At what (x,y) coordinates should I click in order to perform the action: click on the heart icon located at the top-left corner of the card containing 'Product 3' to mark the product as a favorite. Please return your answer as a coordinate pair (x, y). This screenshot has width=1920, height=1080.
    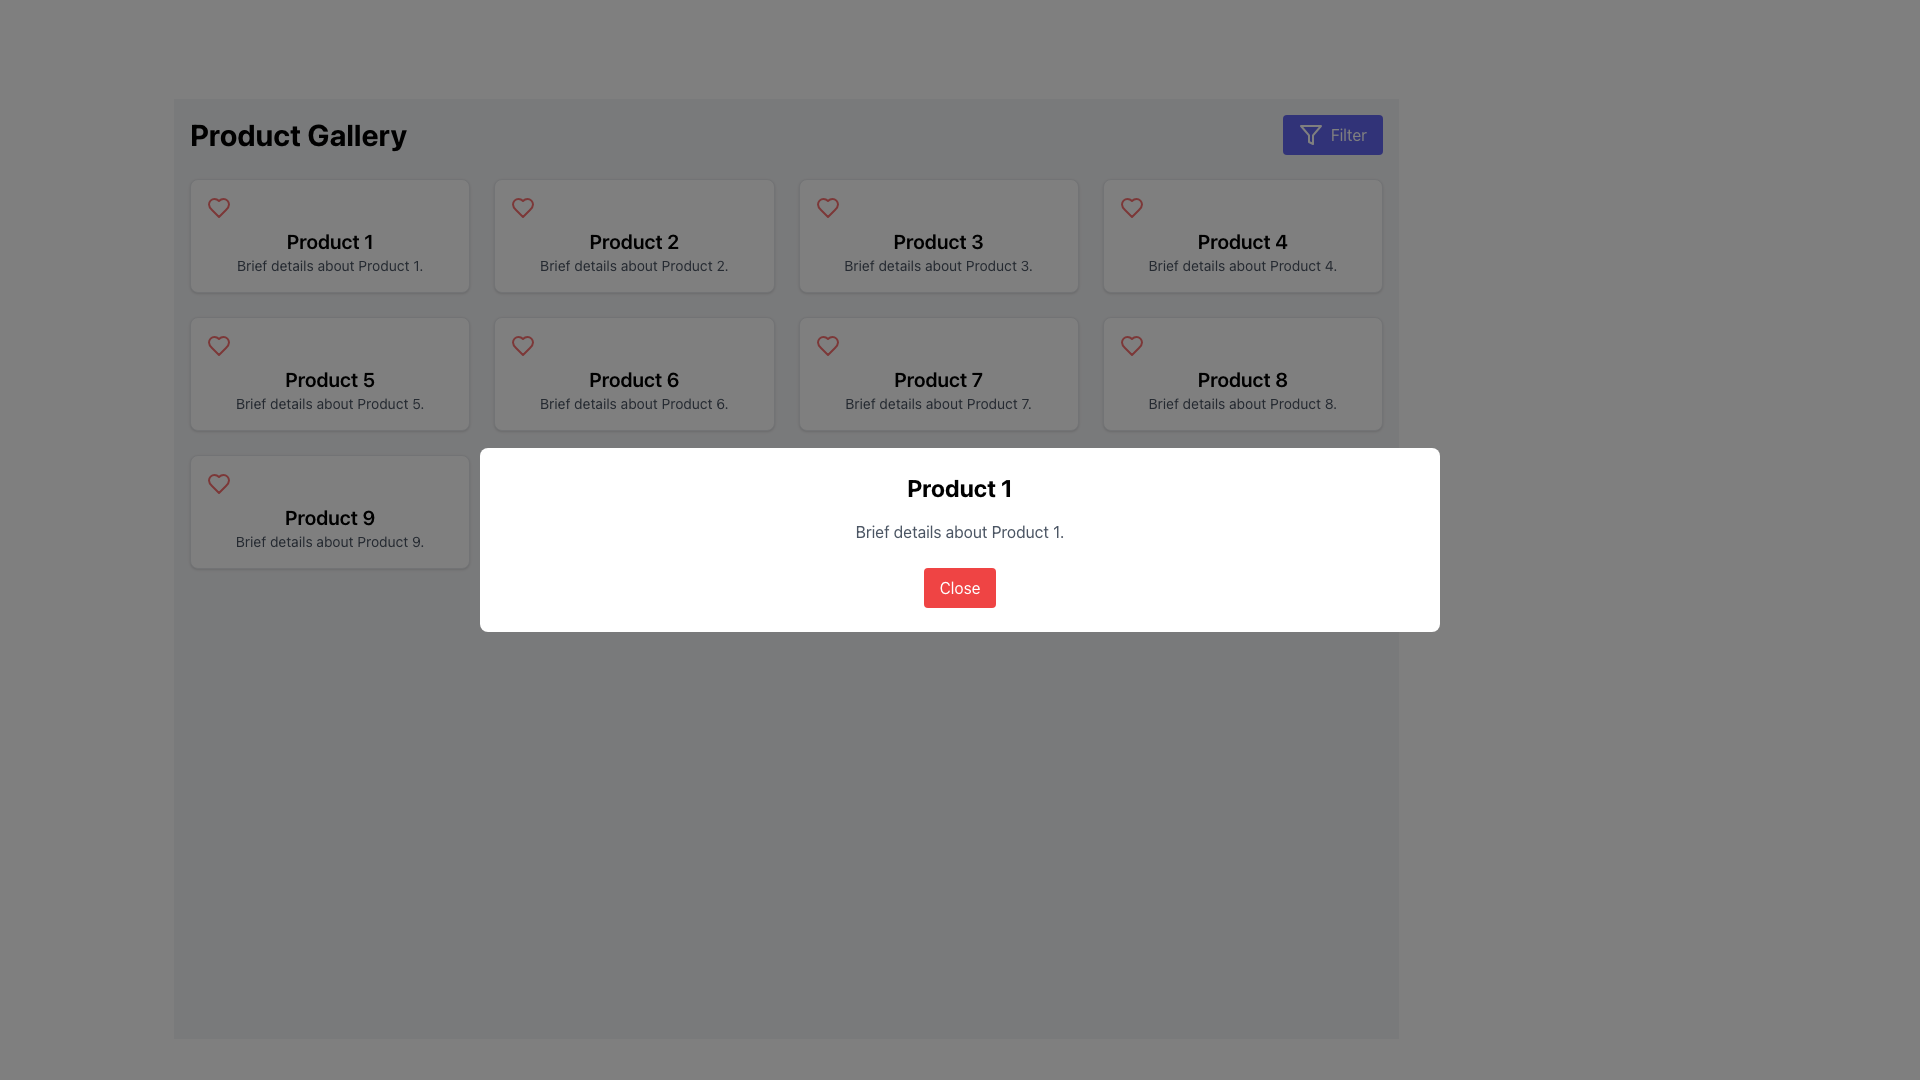
    Looking at the image, I should click on (827, 208).